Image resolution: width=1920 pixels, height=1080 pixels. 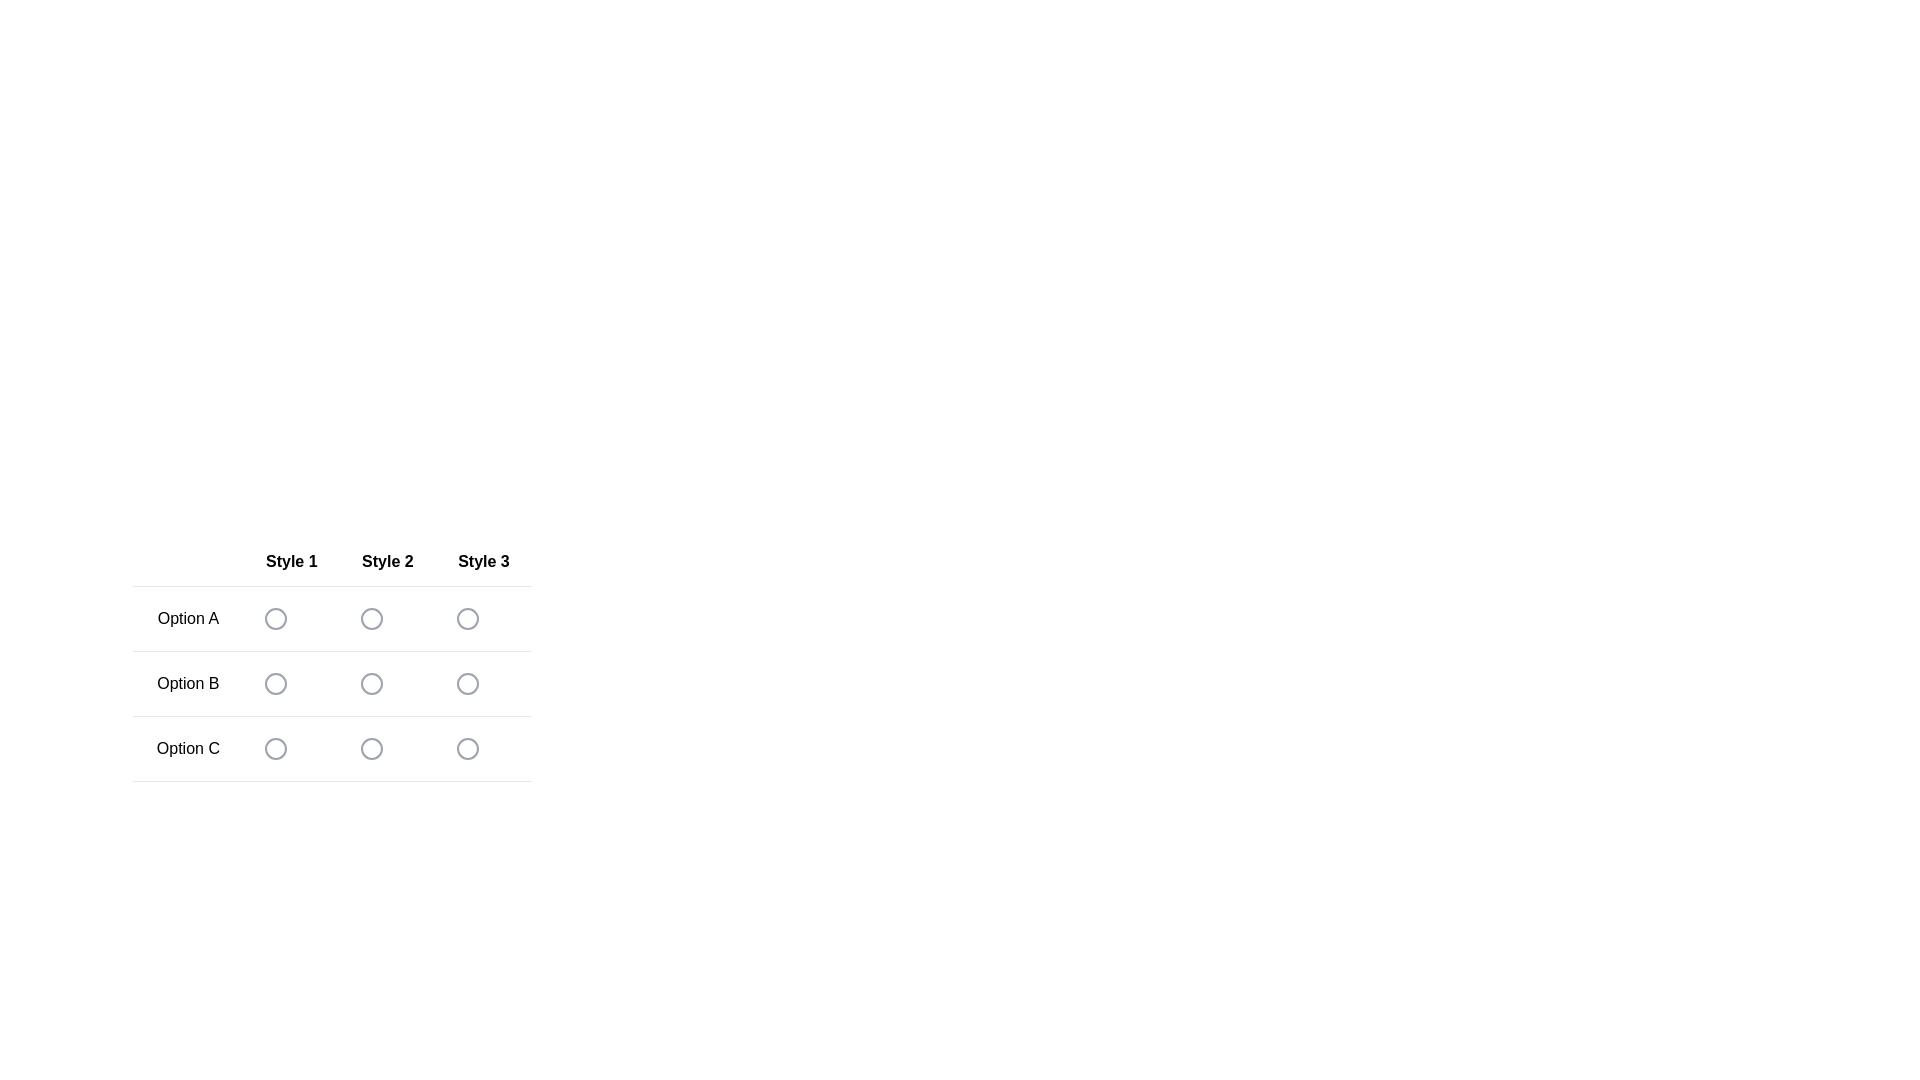 I want to click on the radio button for 'Option C' under 'Style 3', so click(x=484, y=748).